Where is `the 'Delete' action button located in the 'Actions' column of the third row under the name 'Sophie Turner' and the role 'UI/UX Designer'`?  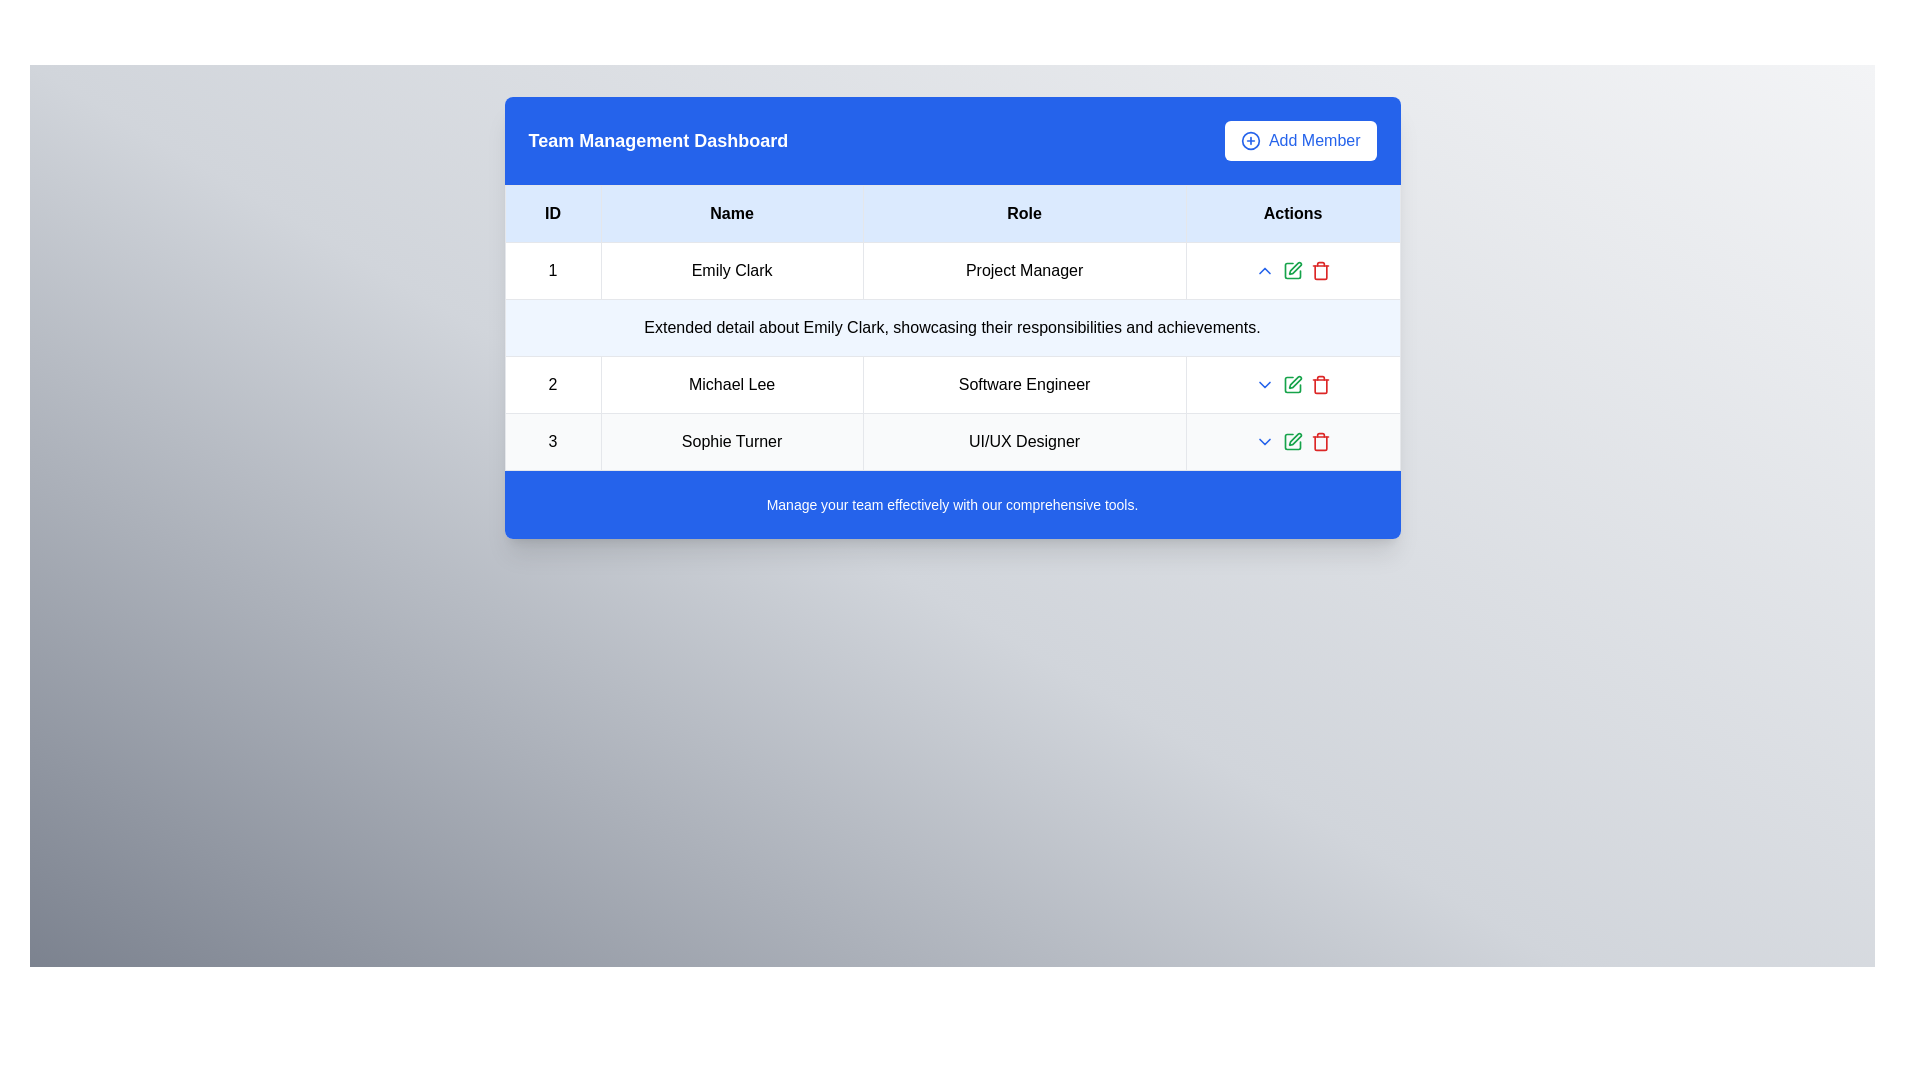
the 'Delete' action button located in the 'Actions' column of the third row under the name 'Sophie Turner' and the role 'UI/UX Designer' is located at coordinates (1320, 270).